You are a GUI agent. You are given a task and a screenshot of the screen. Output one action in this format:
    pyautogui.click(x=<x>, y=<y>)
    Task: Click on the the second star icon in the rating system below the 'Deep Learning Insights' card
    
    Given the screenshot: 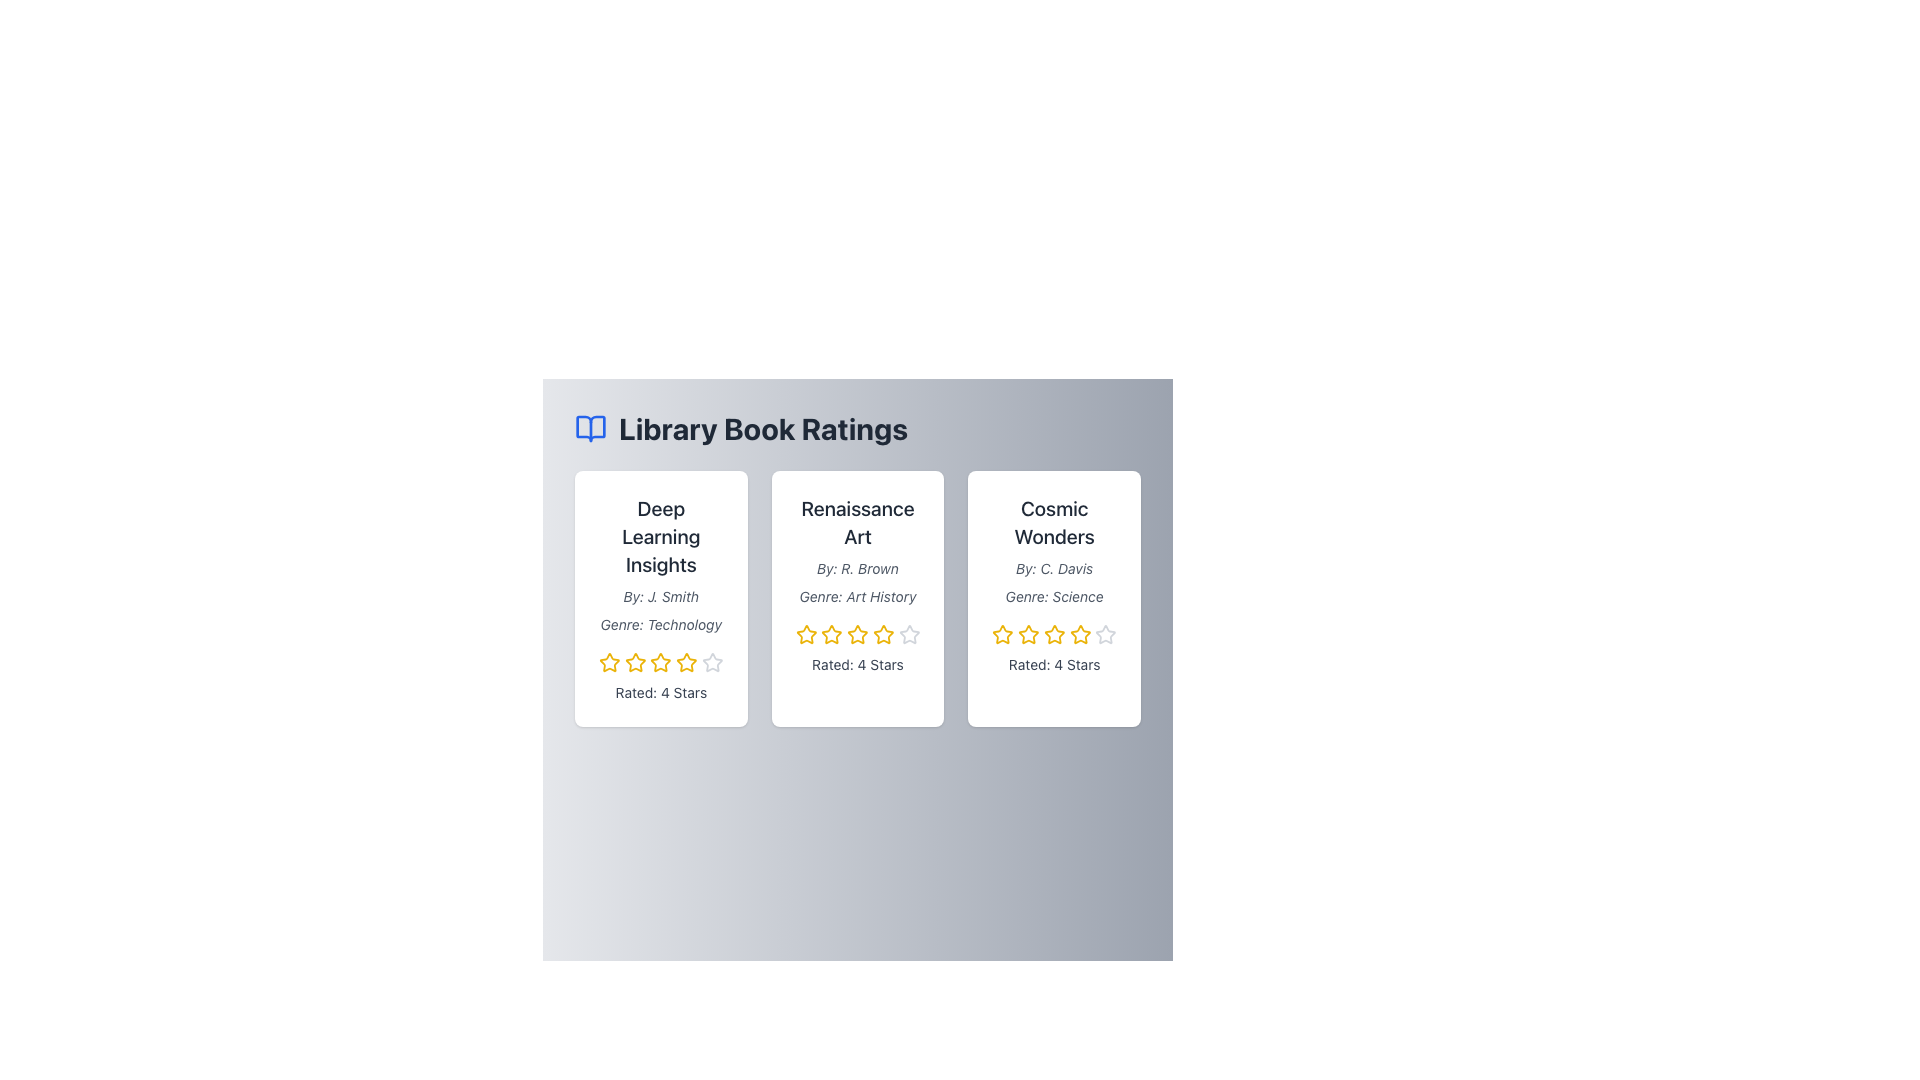 What is the action you would take?
    pyautogui.click(x=634, y=662)
    